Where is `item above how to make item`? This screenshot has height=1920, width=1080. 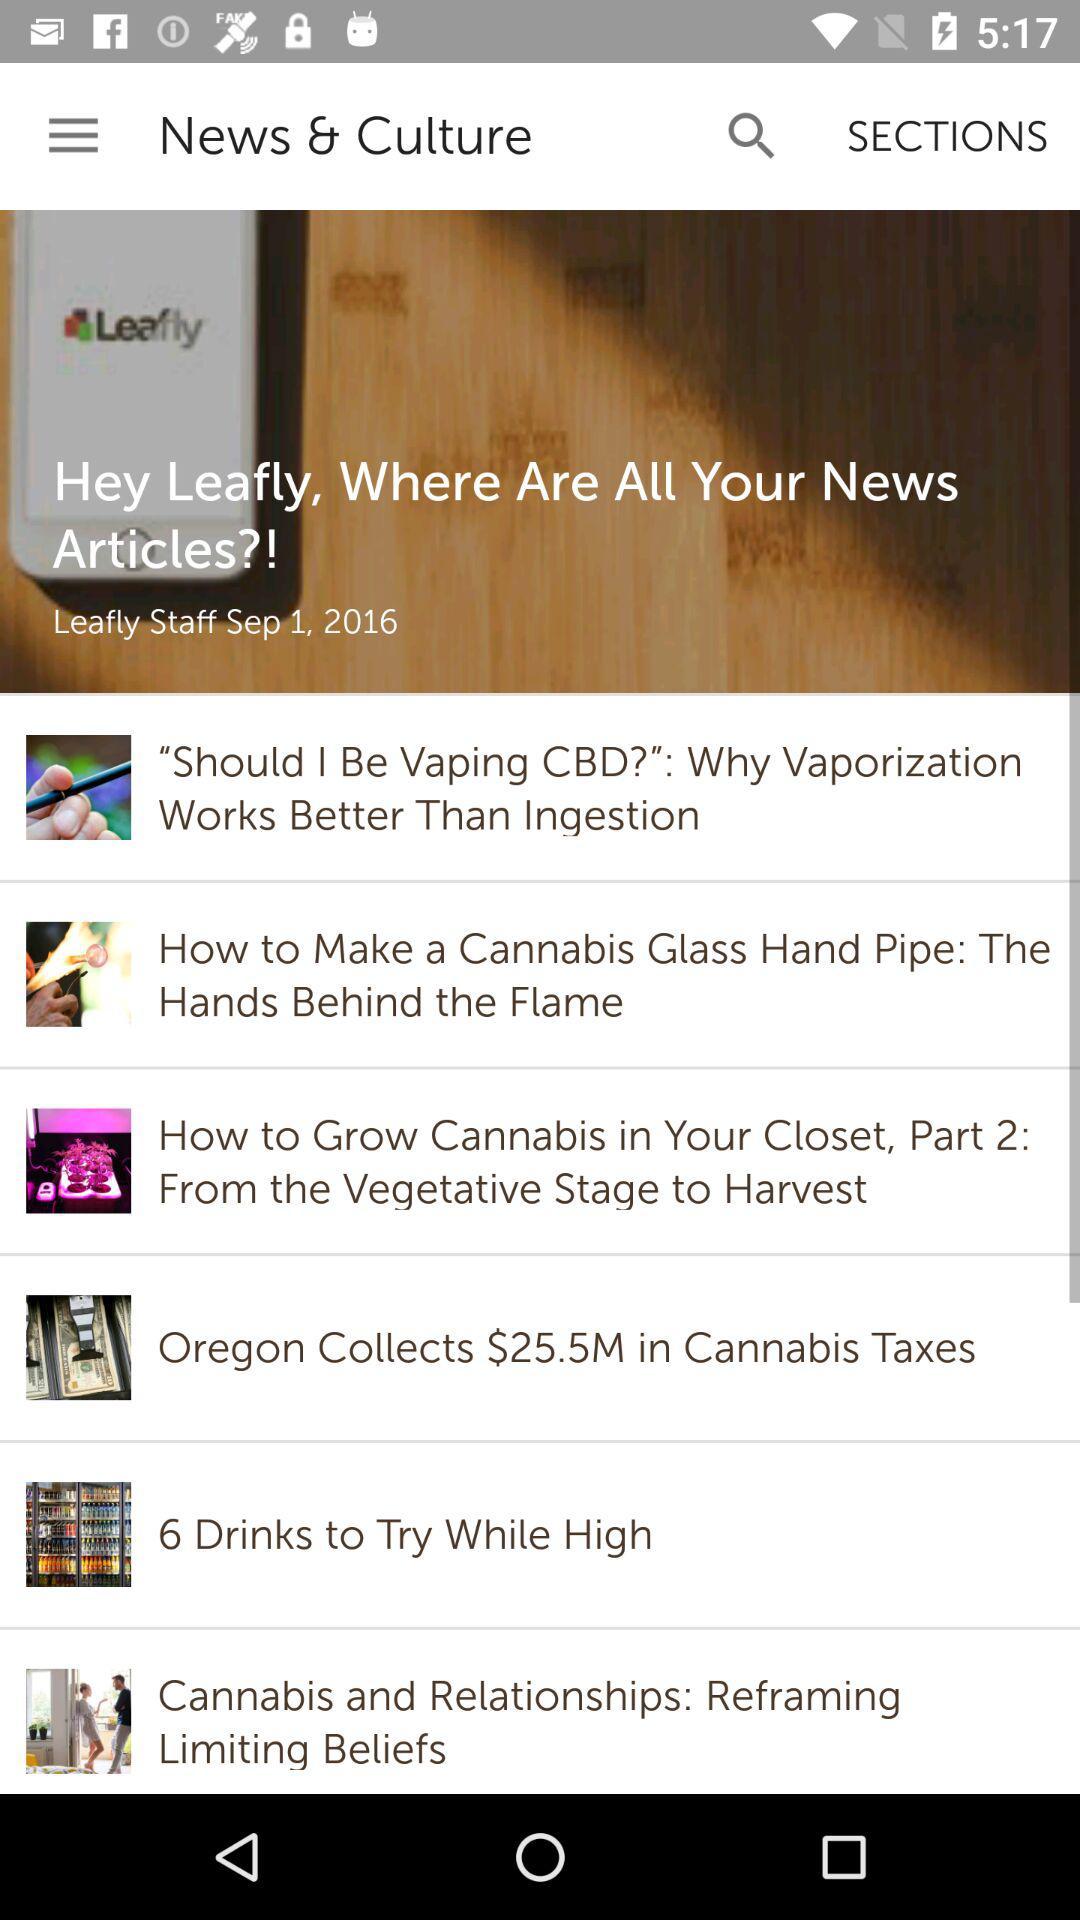
item above how to make item is located at coordinates (604, 786).